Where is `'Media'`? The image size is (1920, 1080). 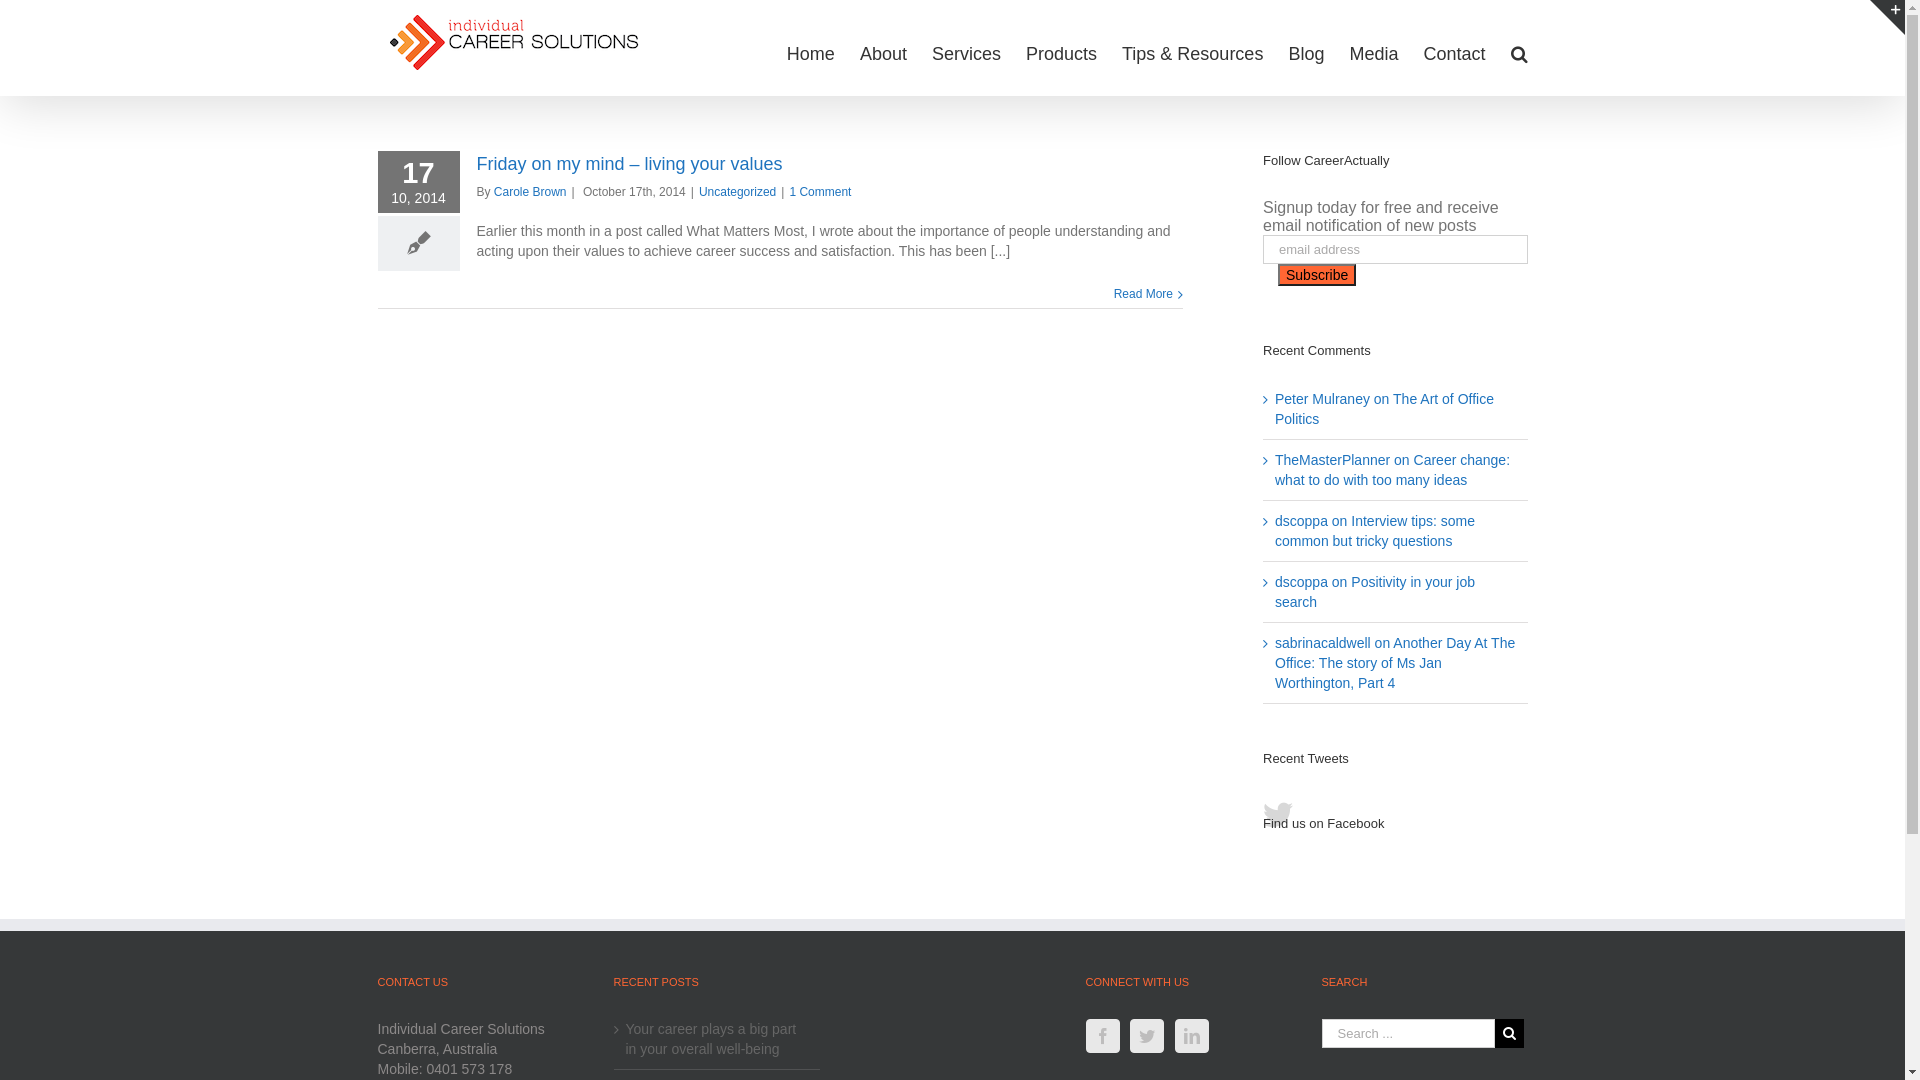
'Media' is located at coordinates (1372, 52).